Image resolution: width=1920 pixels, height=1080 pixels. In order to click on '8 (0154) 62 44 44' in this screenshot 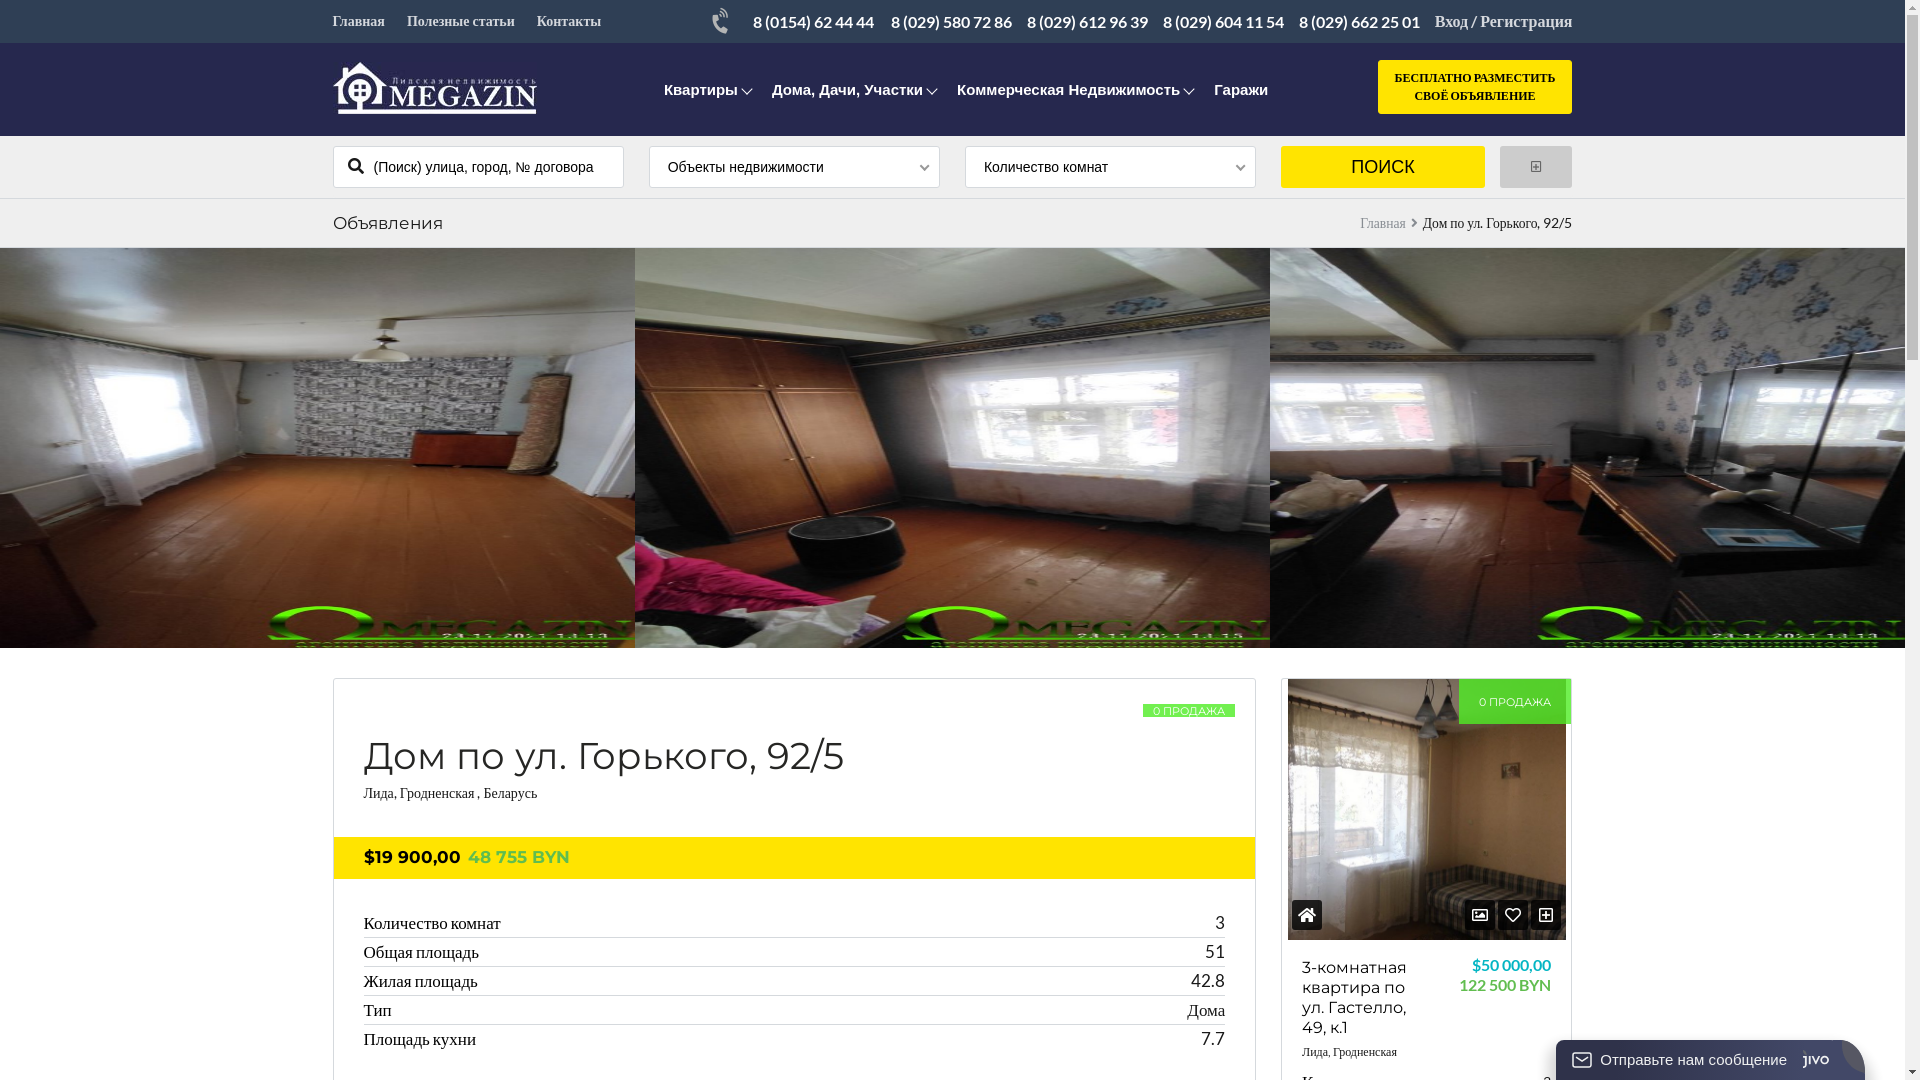, I will do `click(813, 21)`.